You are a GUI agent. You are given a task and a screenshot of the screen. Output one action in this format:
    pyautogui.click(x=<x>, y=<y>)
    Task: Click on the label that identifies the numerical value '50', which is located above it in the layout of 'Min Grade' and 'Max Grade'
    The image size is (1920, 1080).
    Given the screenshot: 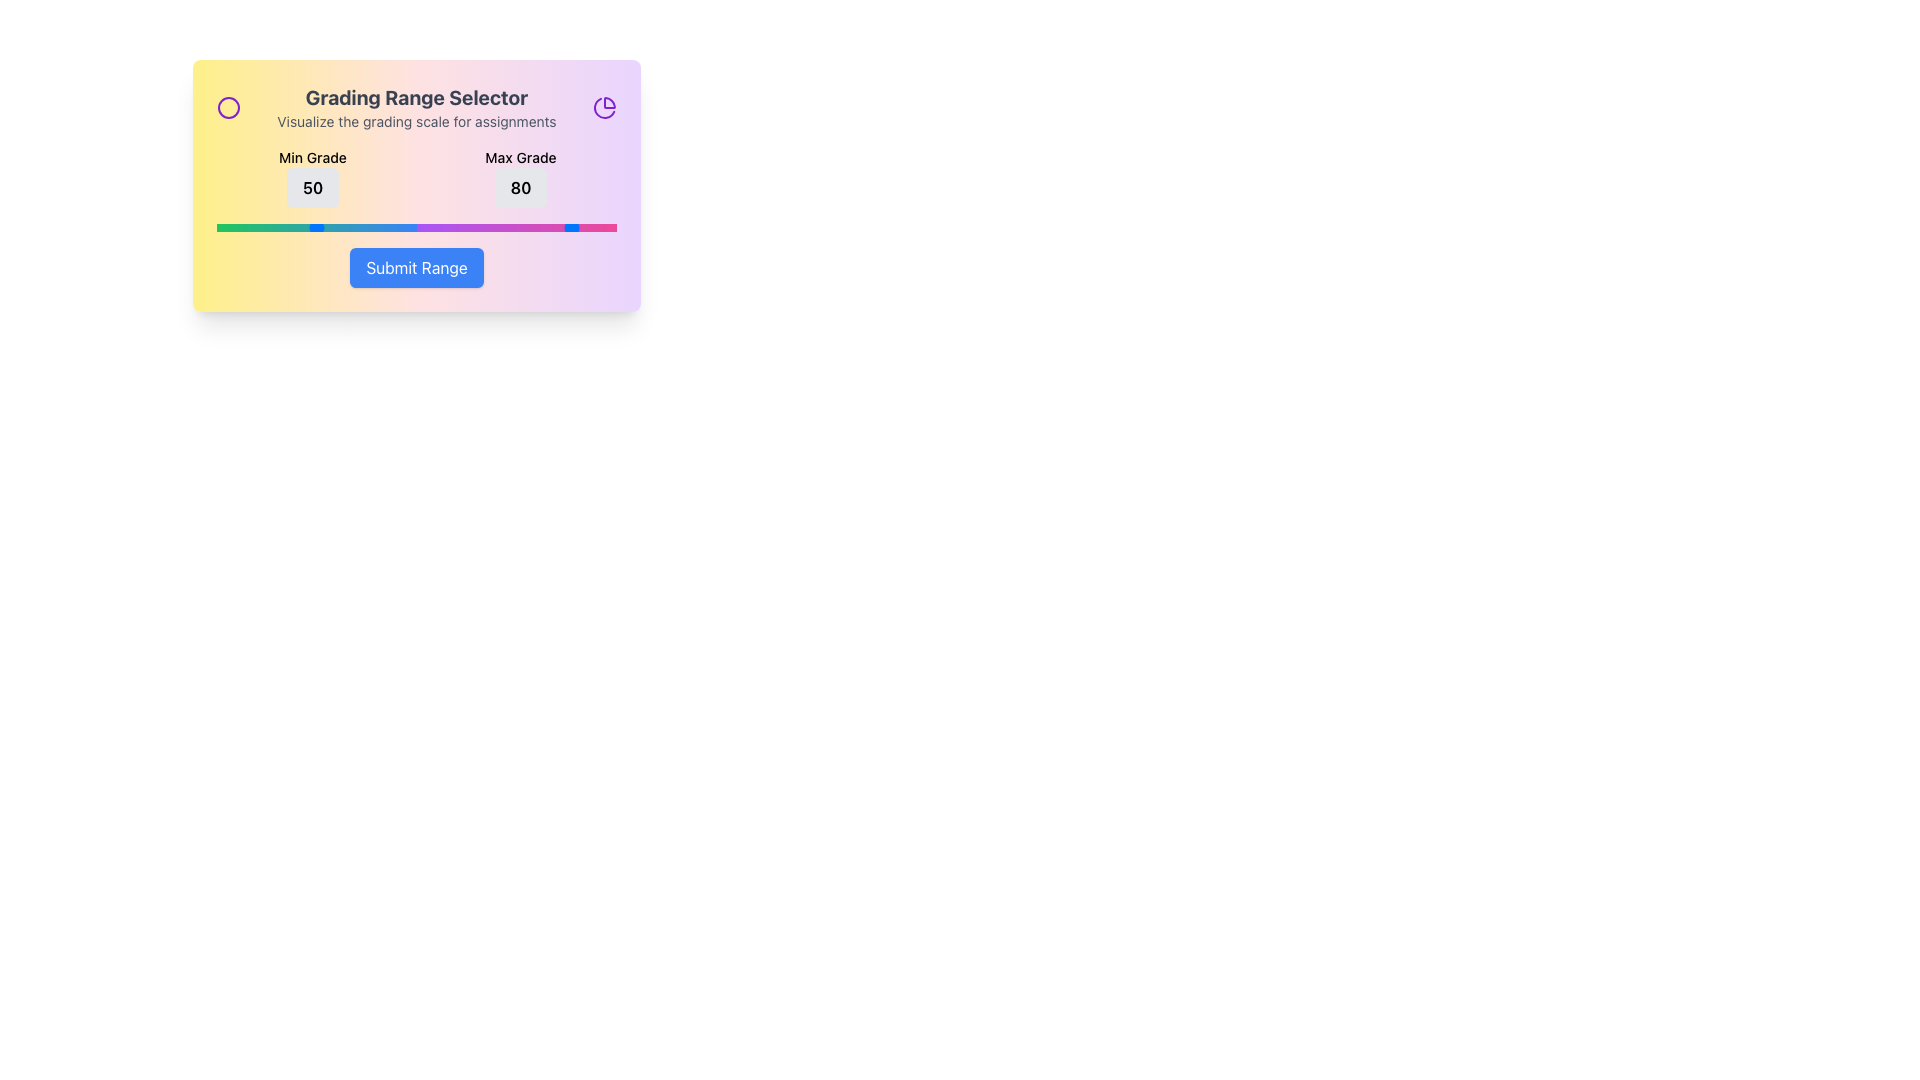 What is the action you would take?
    pyautogui.click(x=311, y=157)
    